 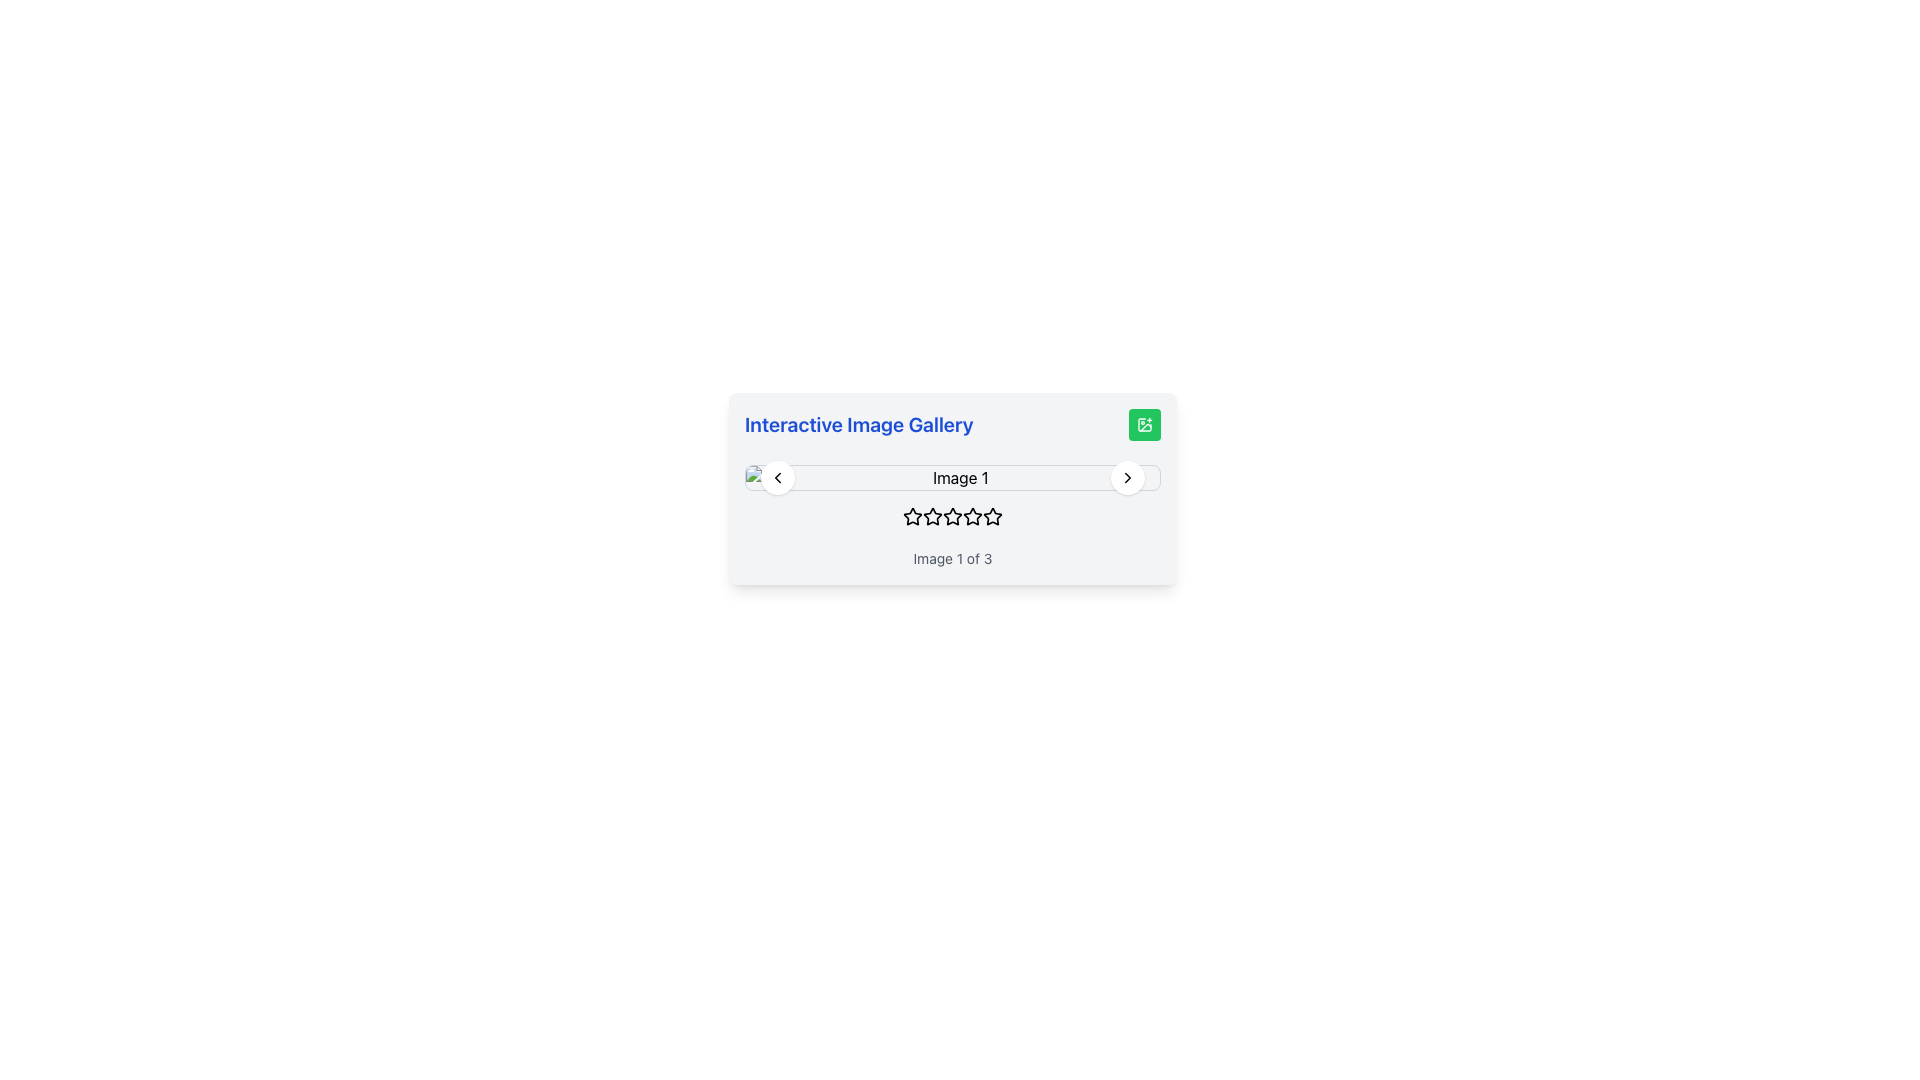 I want to click on the fifth star in the five-star rating system, so click(x=973, y=515).